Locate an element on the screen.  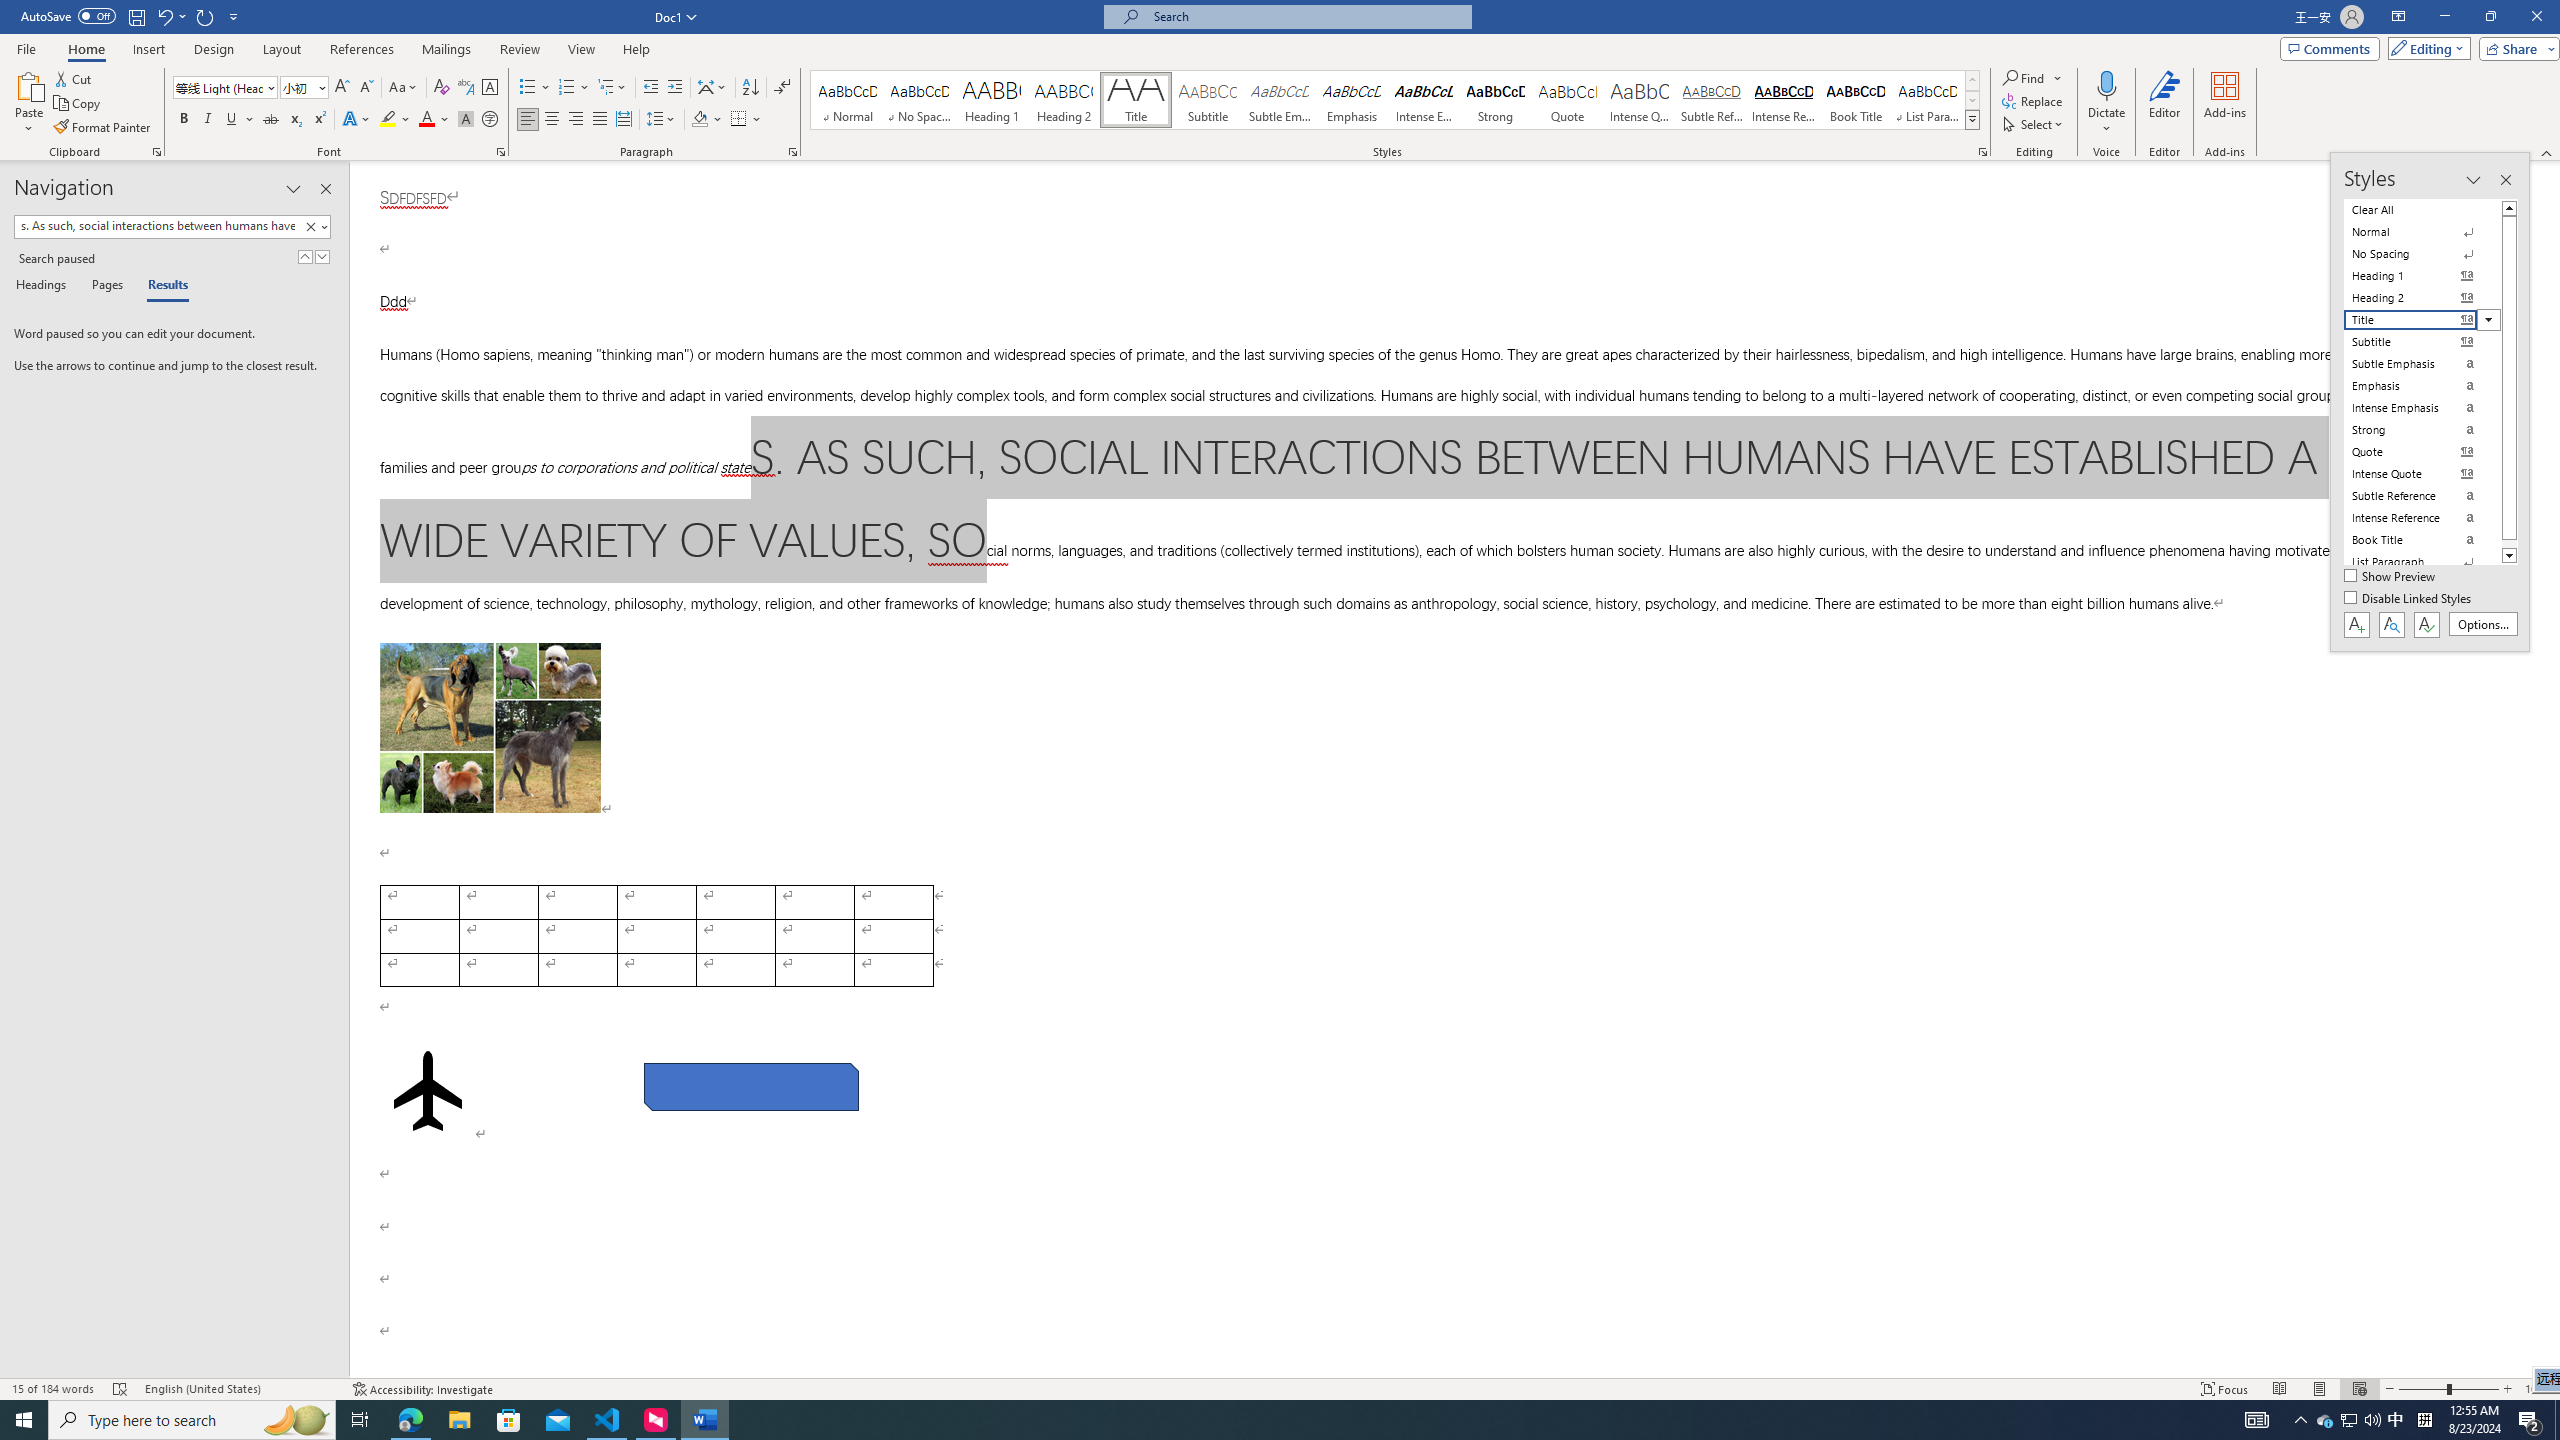
'Spelling and Grammar Check Errors' is located at coordinates (121, 1389).